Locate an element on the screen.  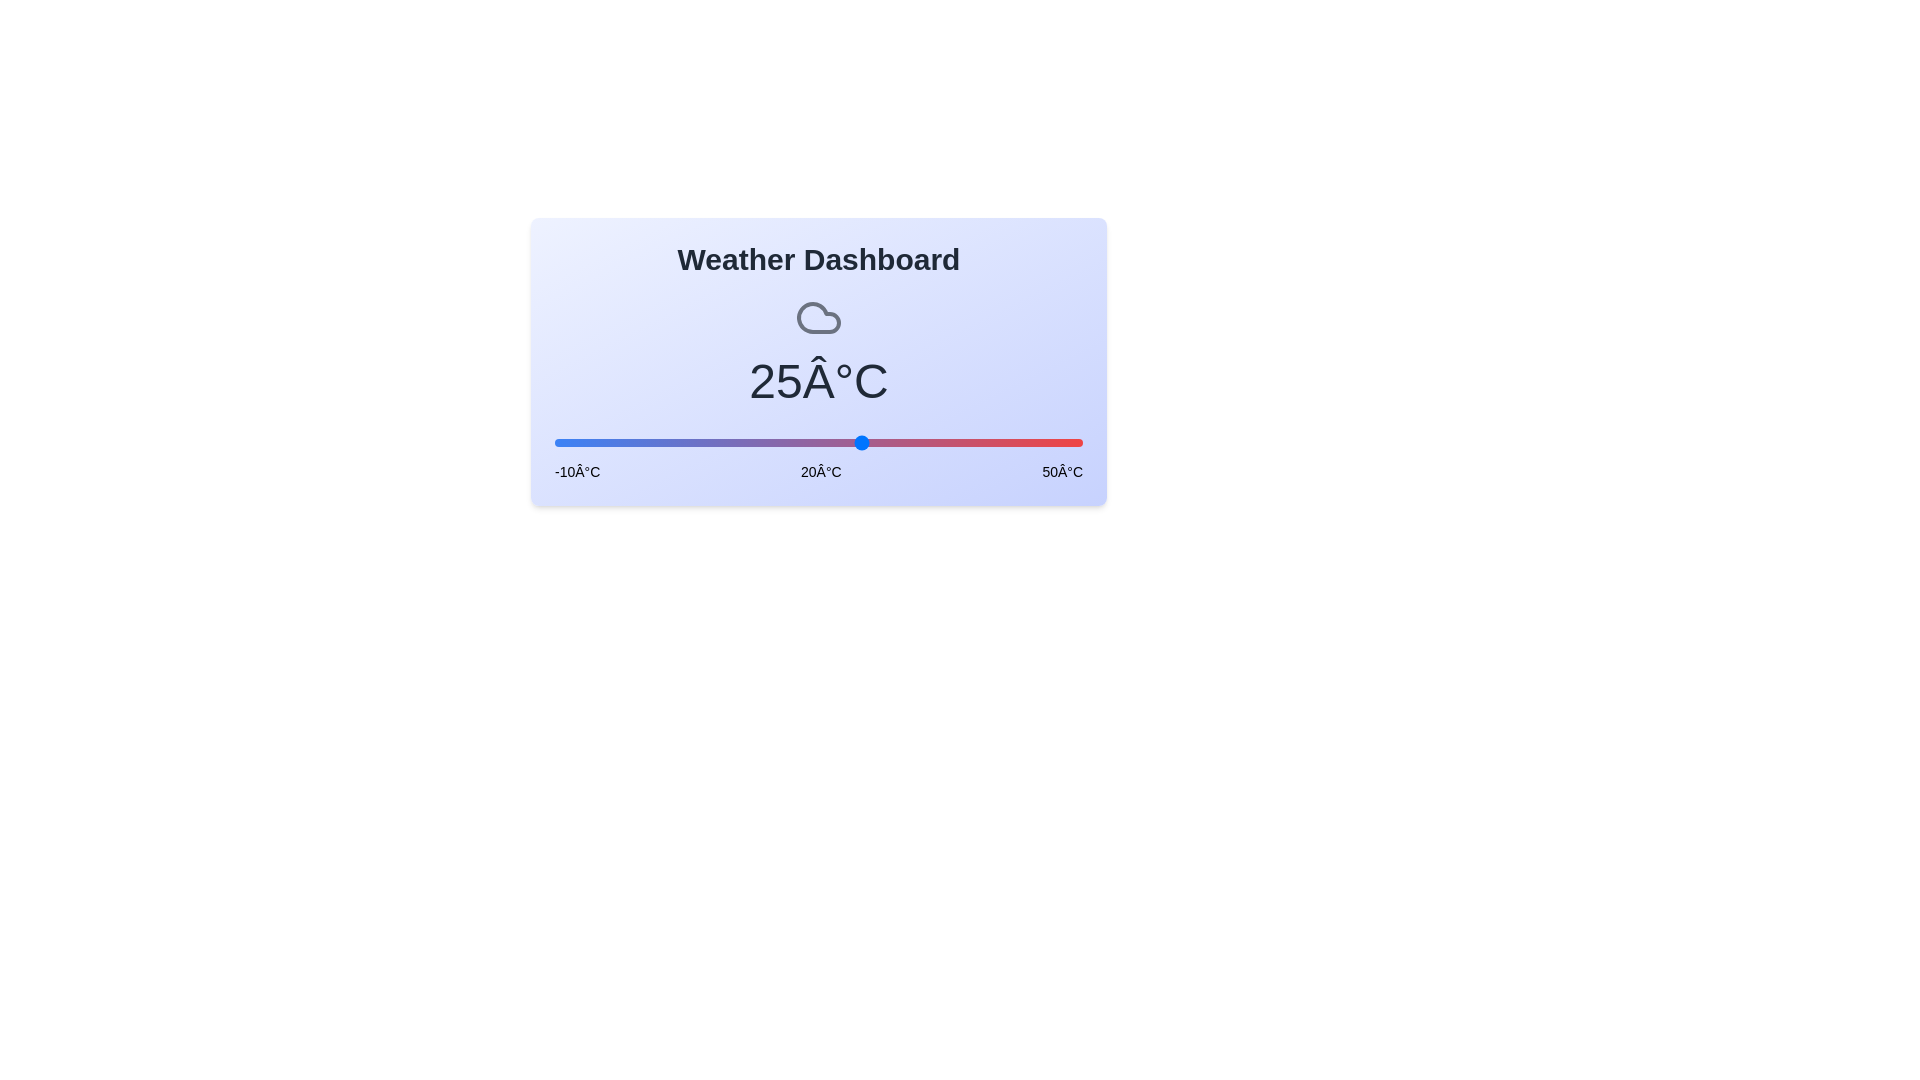
the slider to a specific temperature value 3 within the range [-10, 50] is located at coordinates (669, 442).